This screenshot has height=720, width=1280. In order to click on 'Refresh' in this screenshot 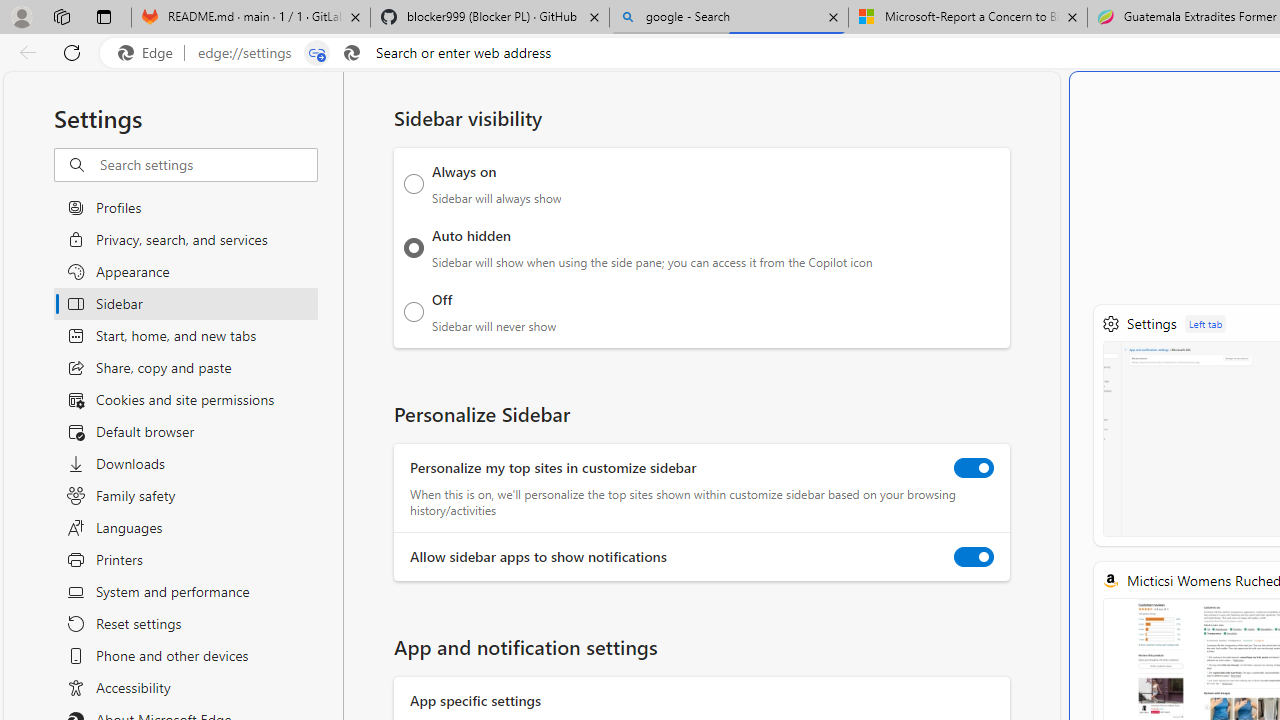, I will do `click(72, 51)`.